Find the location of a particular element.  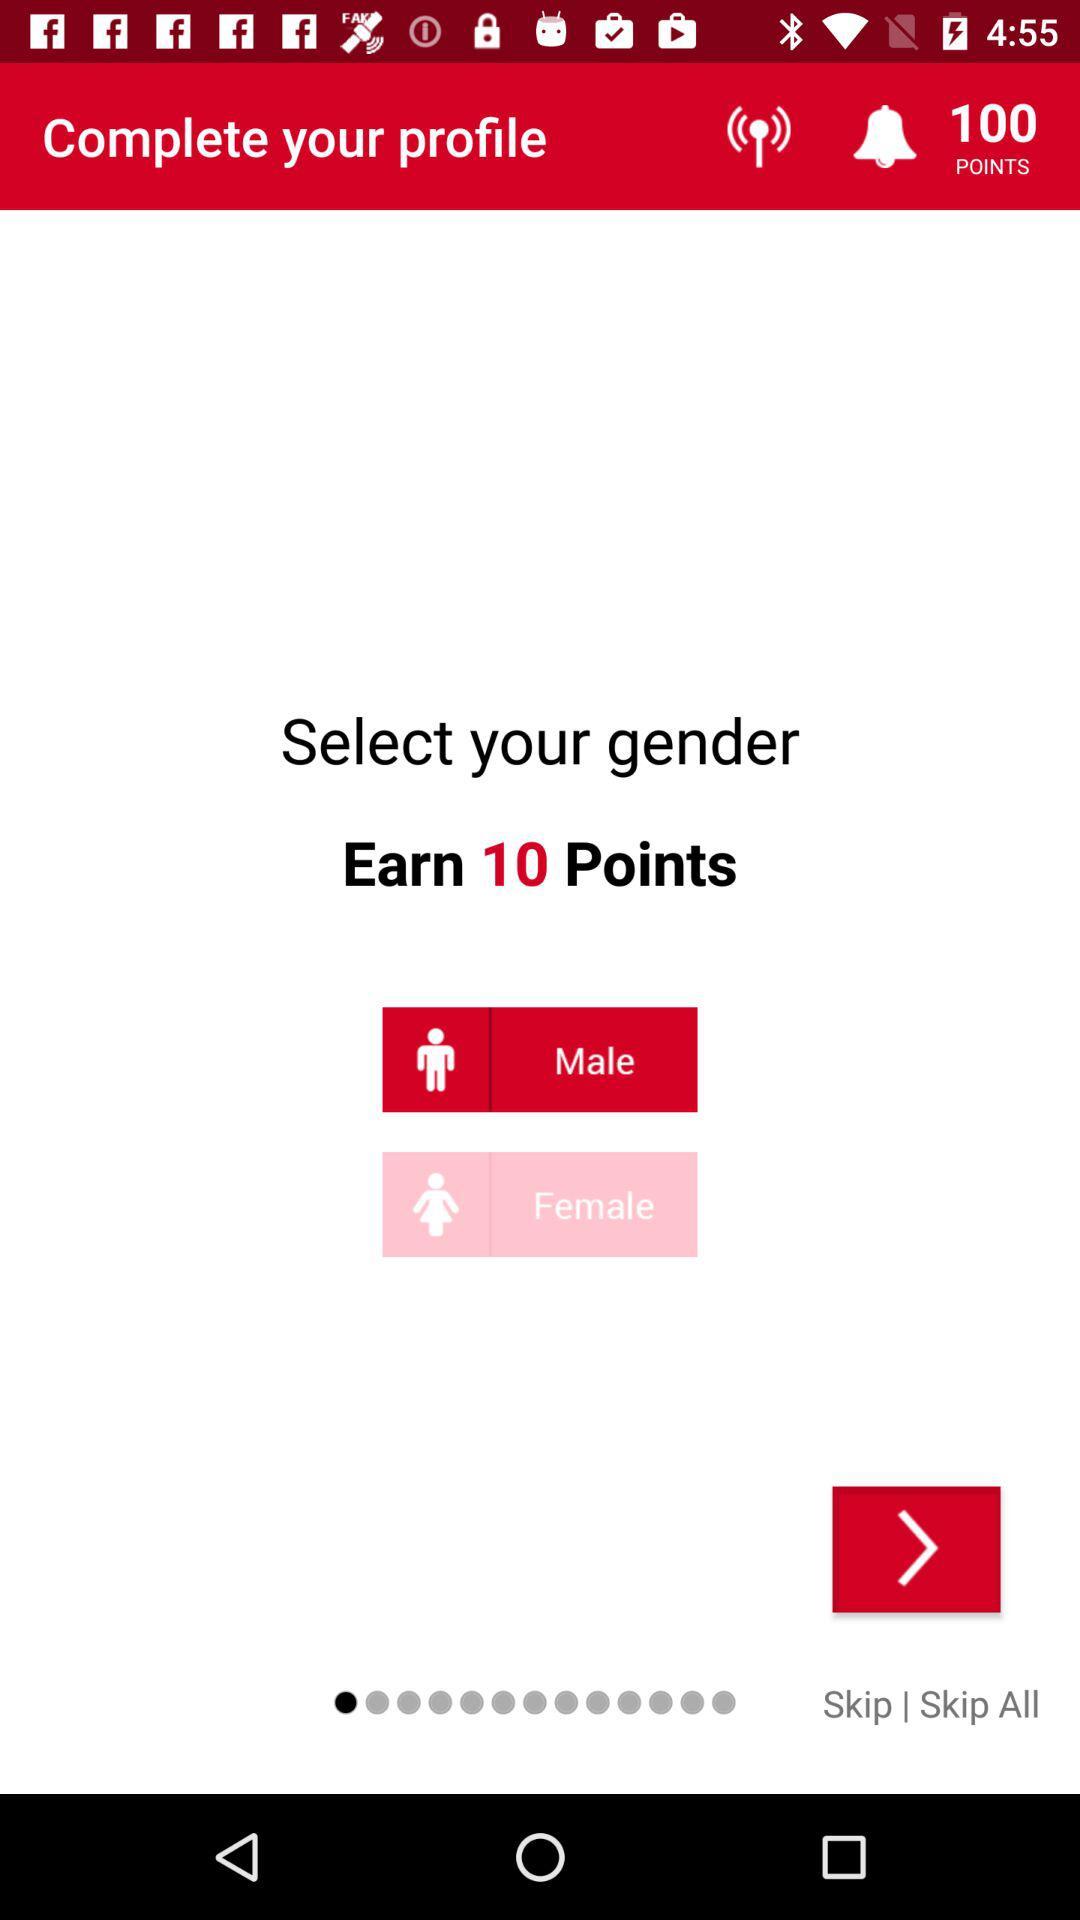

female gender is located at coordinates (540, 1203).